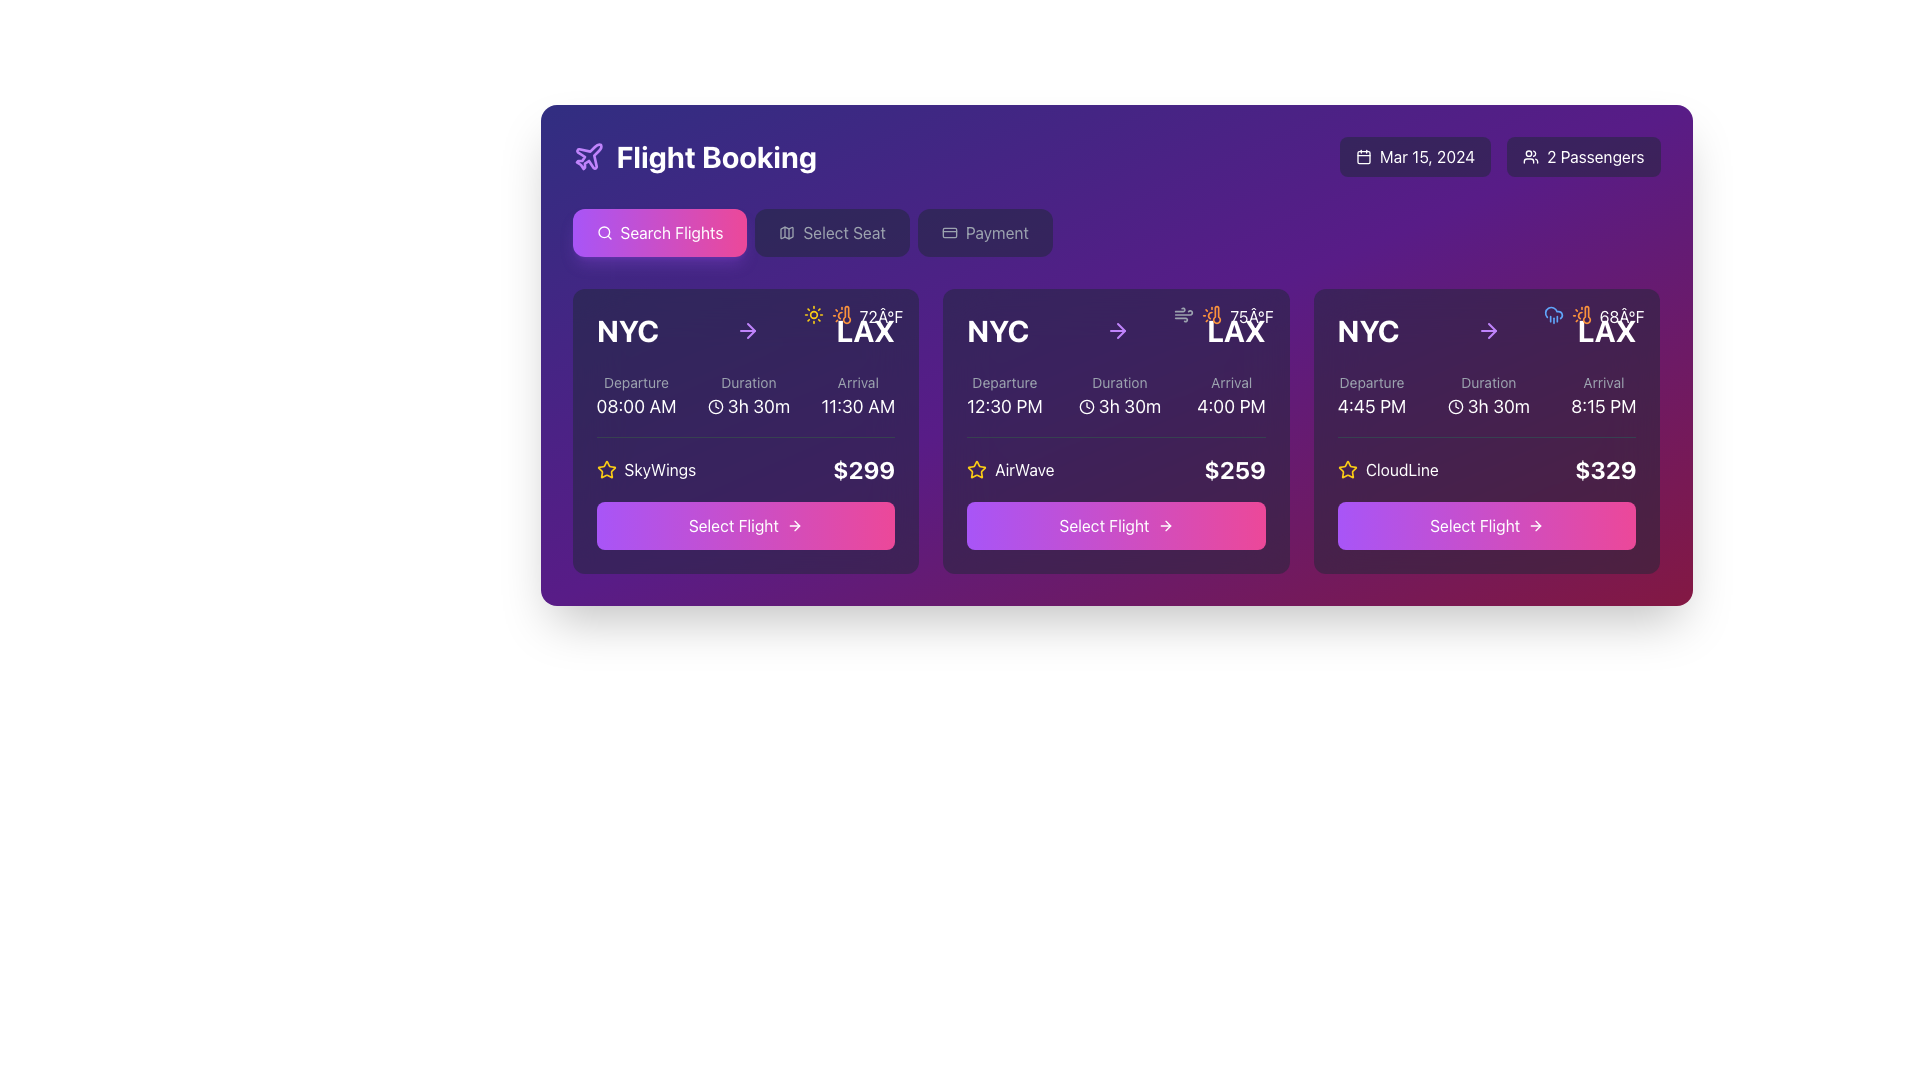  What do you see at coordinates (744, 397) in the screenshot?
I see `information displayed in the text display group (information panel) that shows details about the departure time, travel duration, and arrival time for the selected flight option, located centrally below the 'NYC to LAX' route heading` at bounding box center [744, 397].